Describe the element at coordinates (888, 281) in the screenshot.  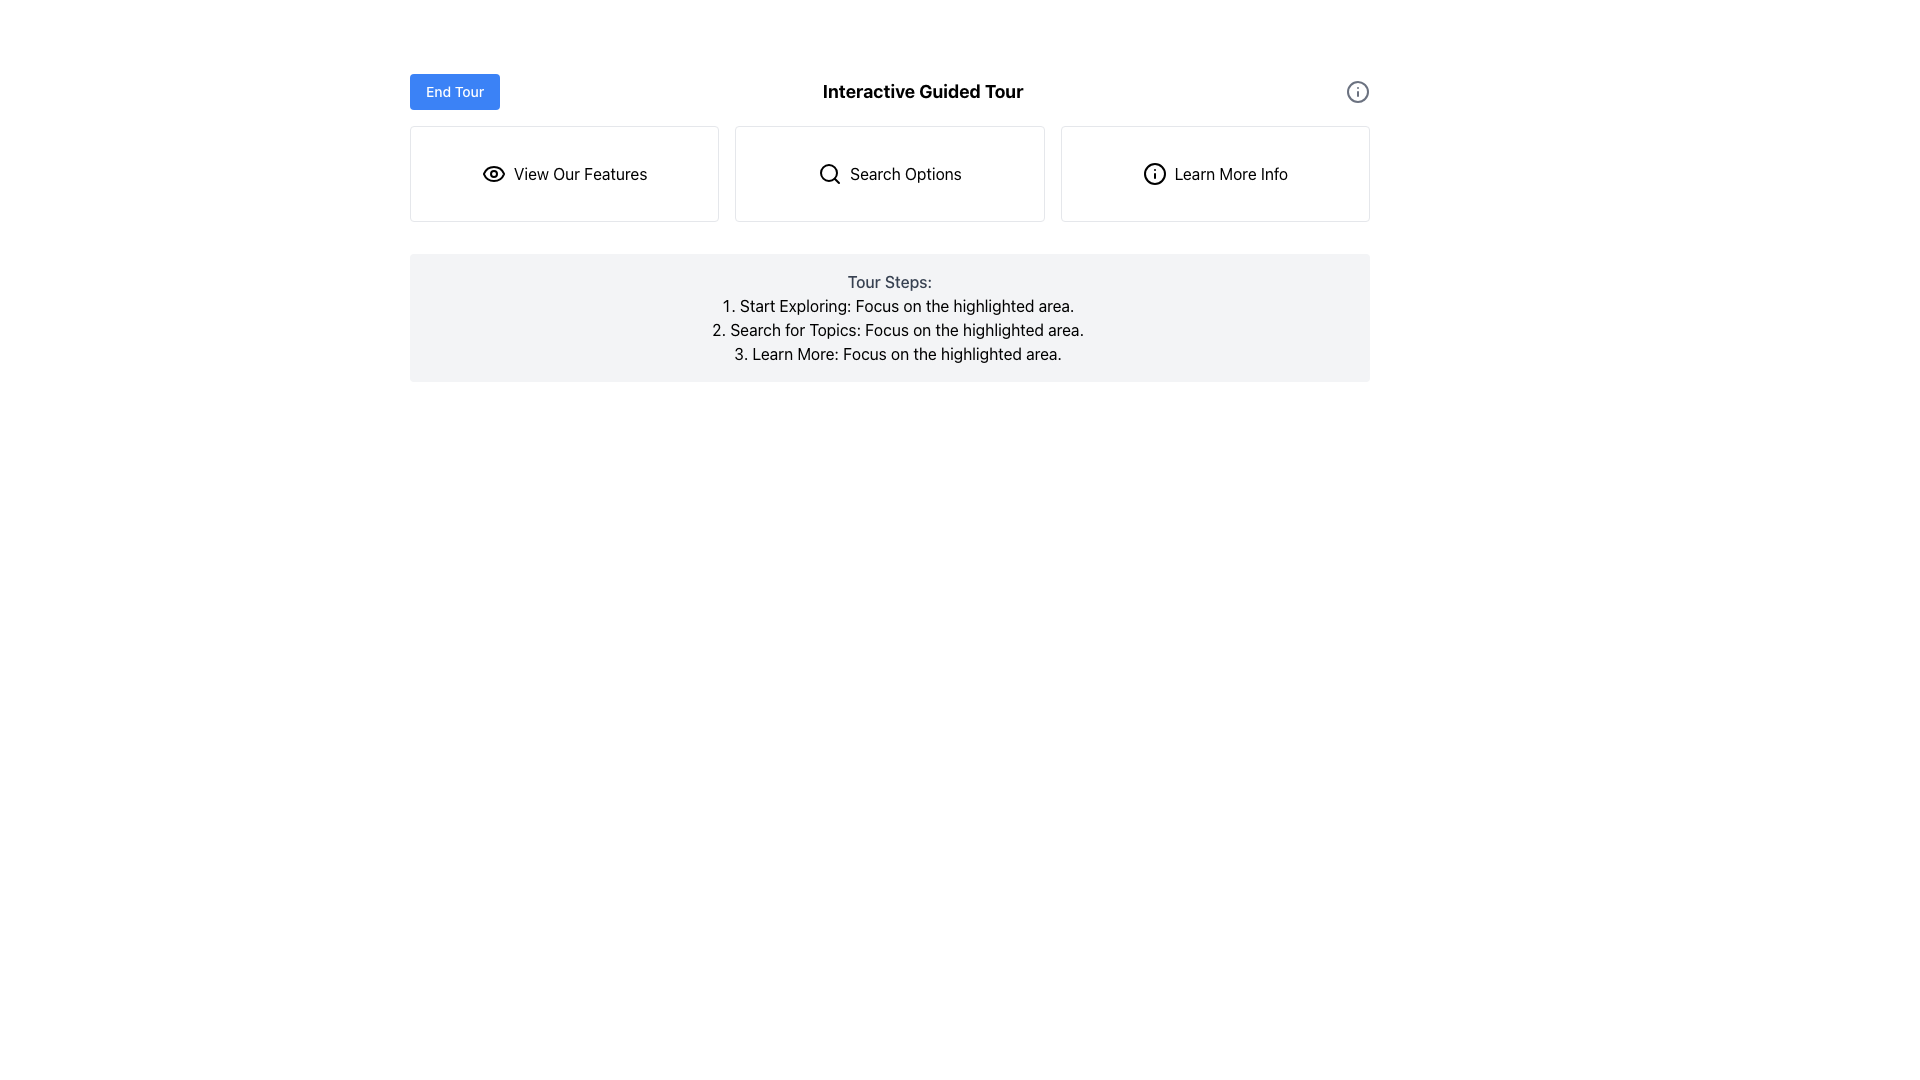
I see `the text label reading 'Tour Steps:' which is positioned above a list of instructions in a medium-sized, bold gray font within a rounded light gray box` at that location.